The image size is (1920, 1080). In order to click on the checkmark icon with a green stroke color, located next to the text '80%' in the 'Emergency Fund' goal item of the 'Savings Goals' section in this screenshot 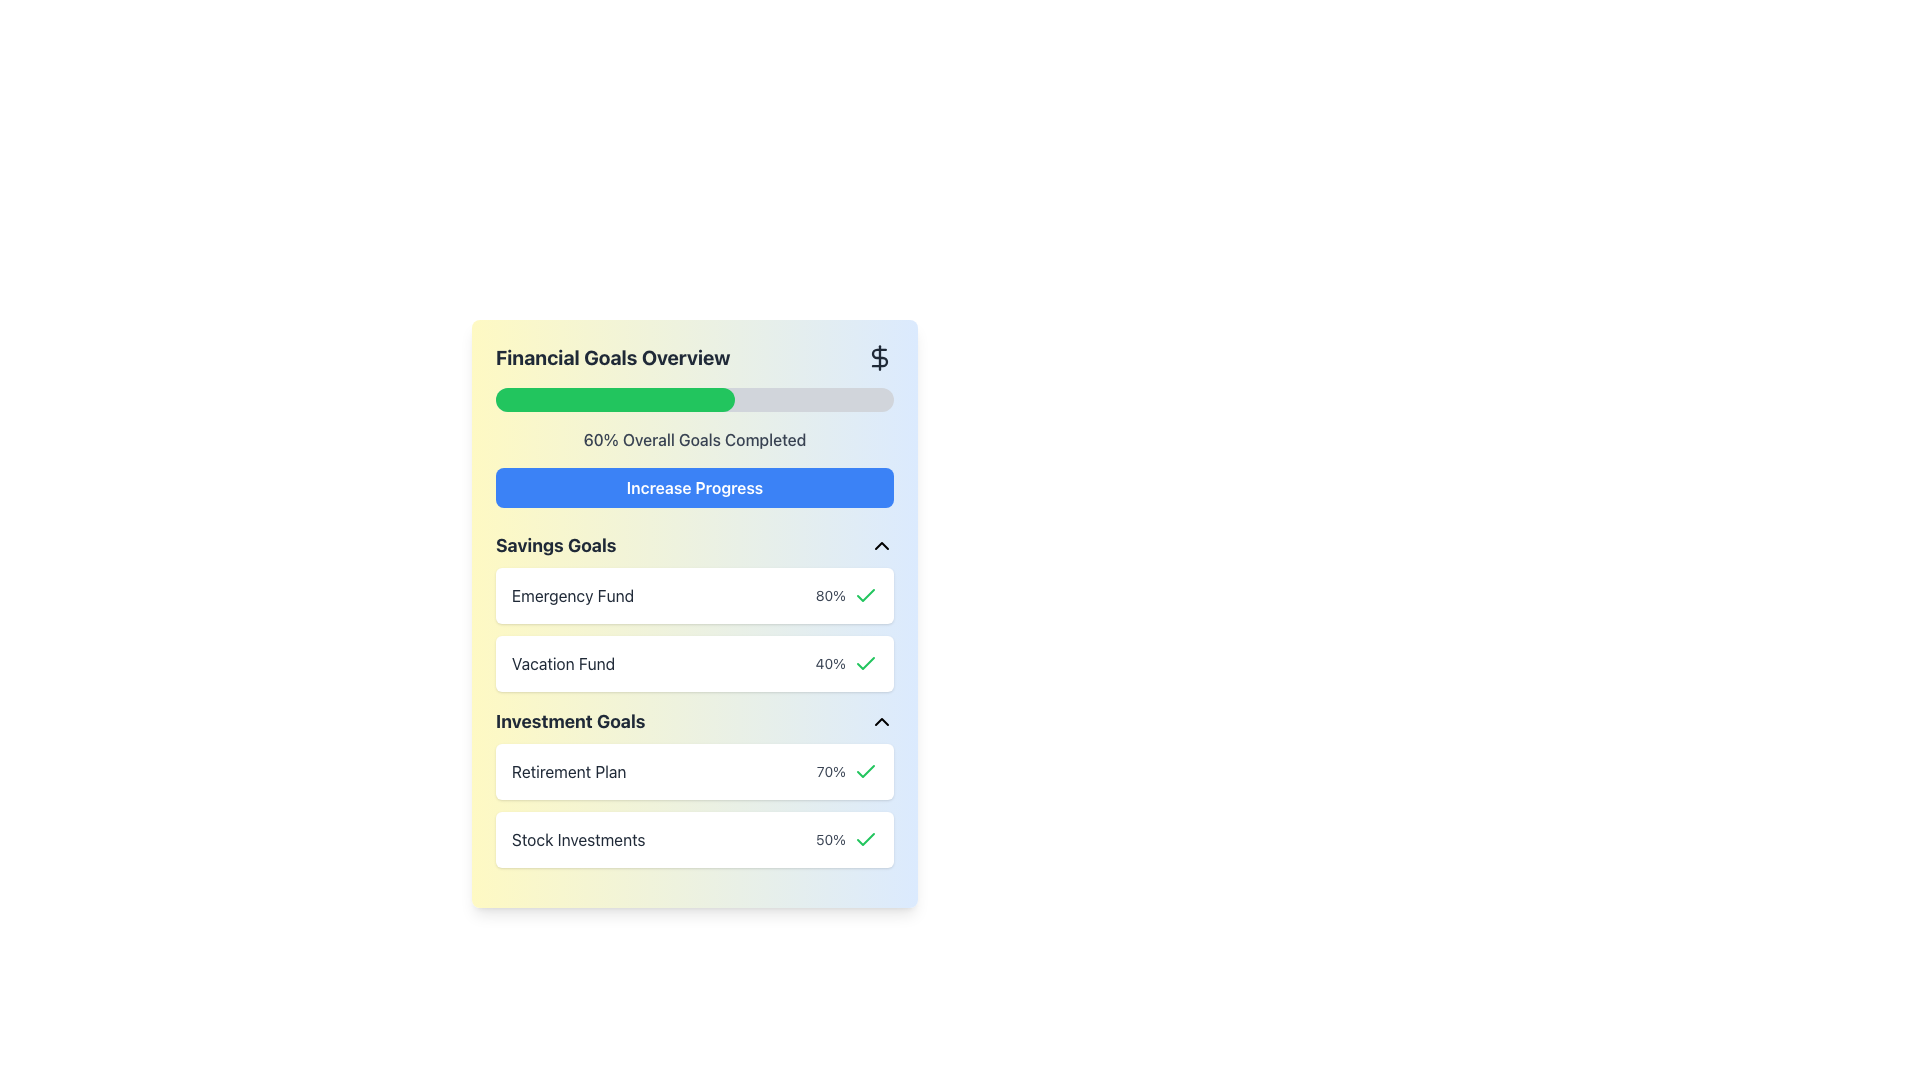, I will do `click(865, 595)`.